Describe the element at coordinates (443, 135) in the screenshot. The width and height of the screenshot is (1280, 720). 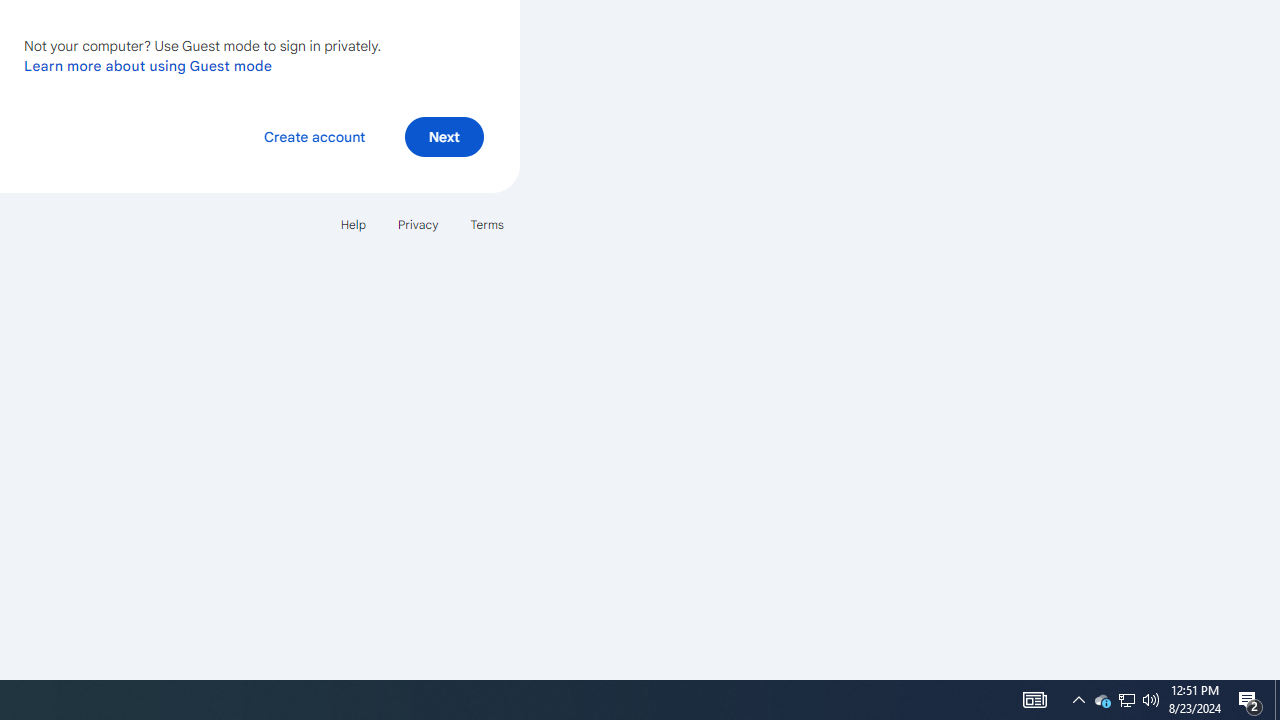
I see `'Next'` at that location.